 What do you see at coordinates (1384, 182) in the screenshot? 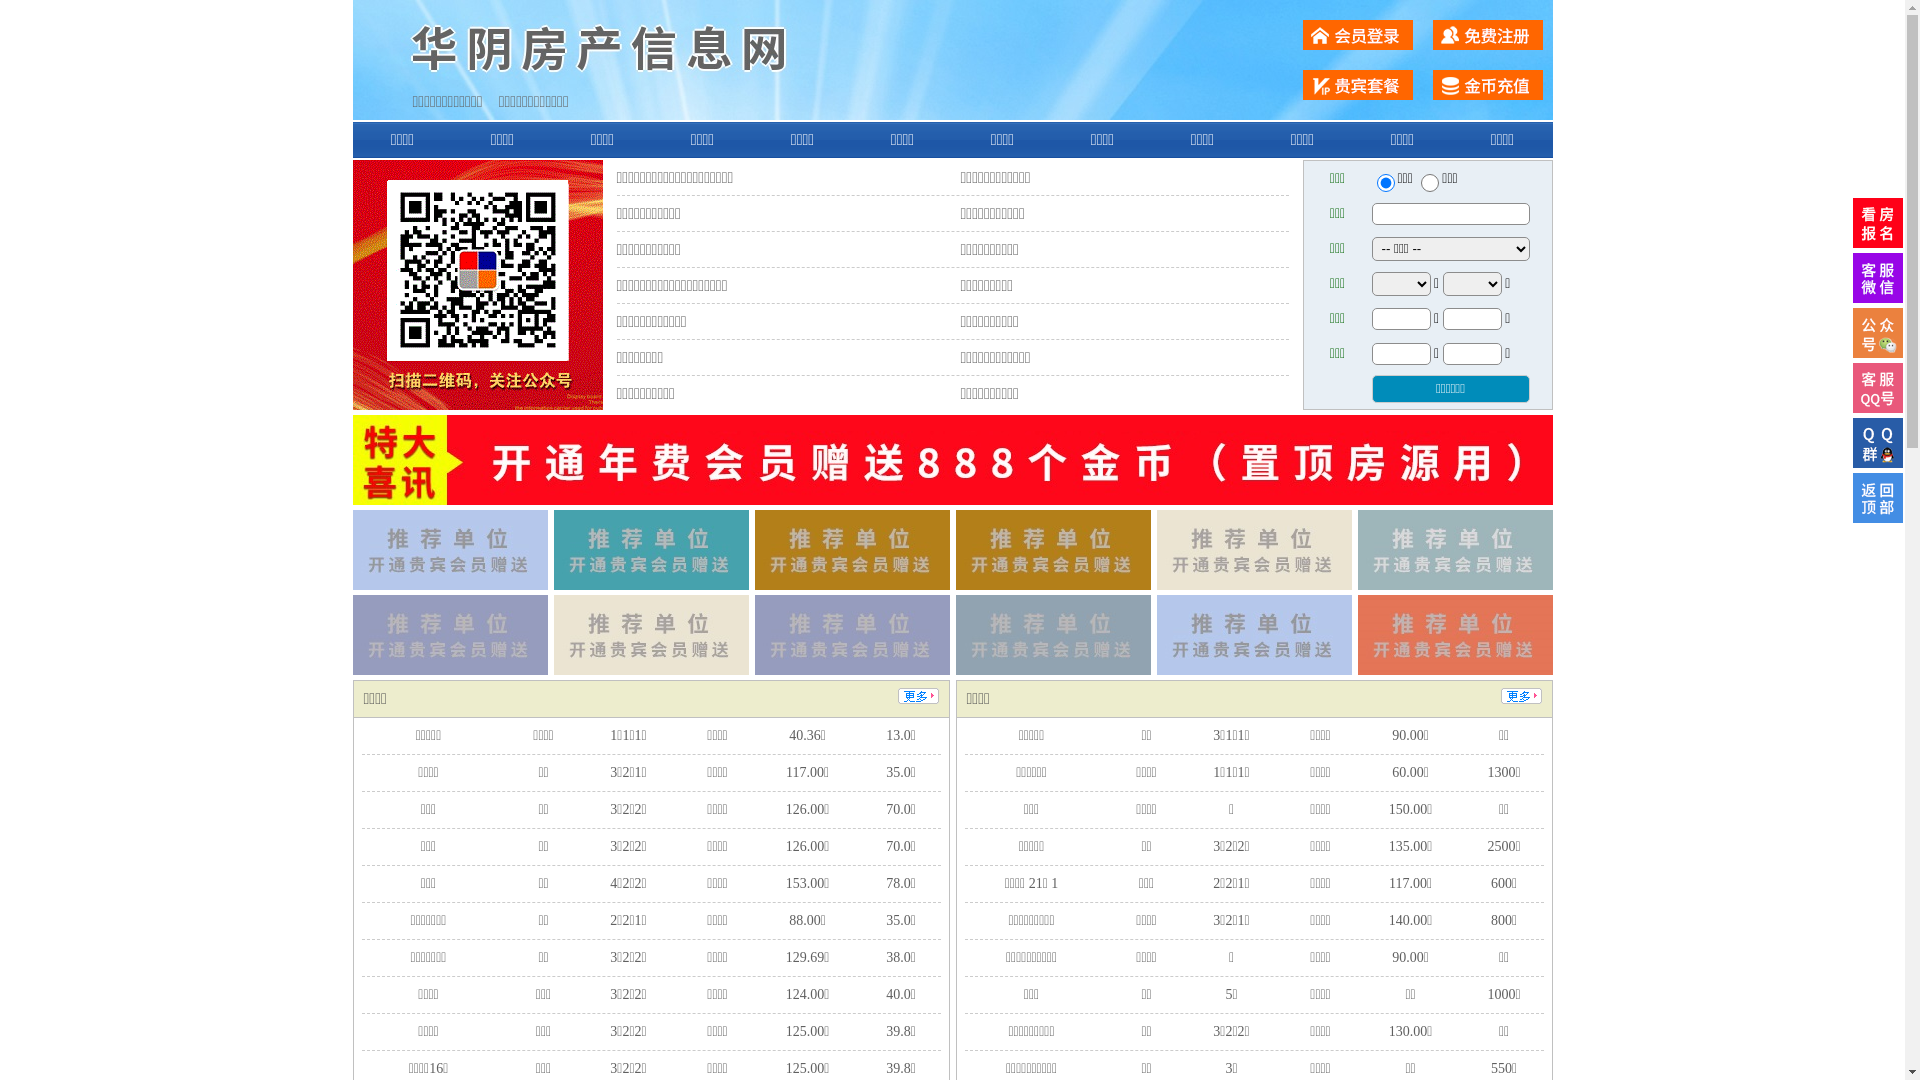
I see `'ershou'` at bounding box center [1384, 182].